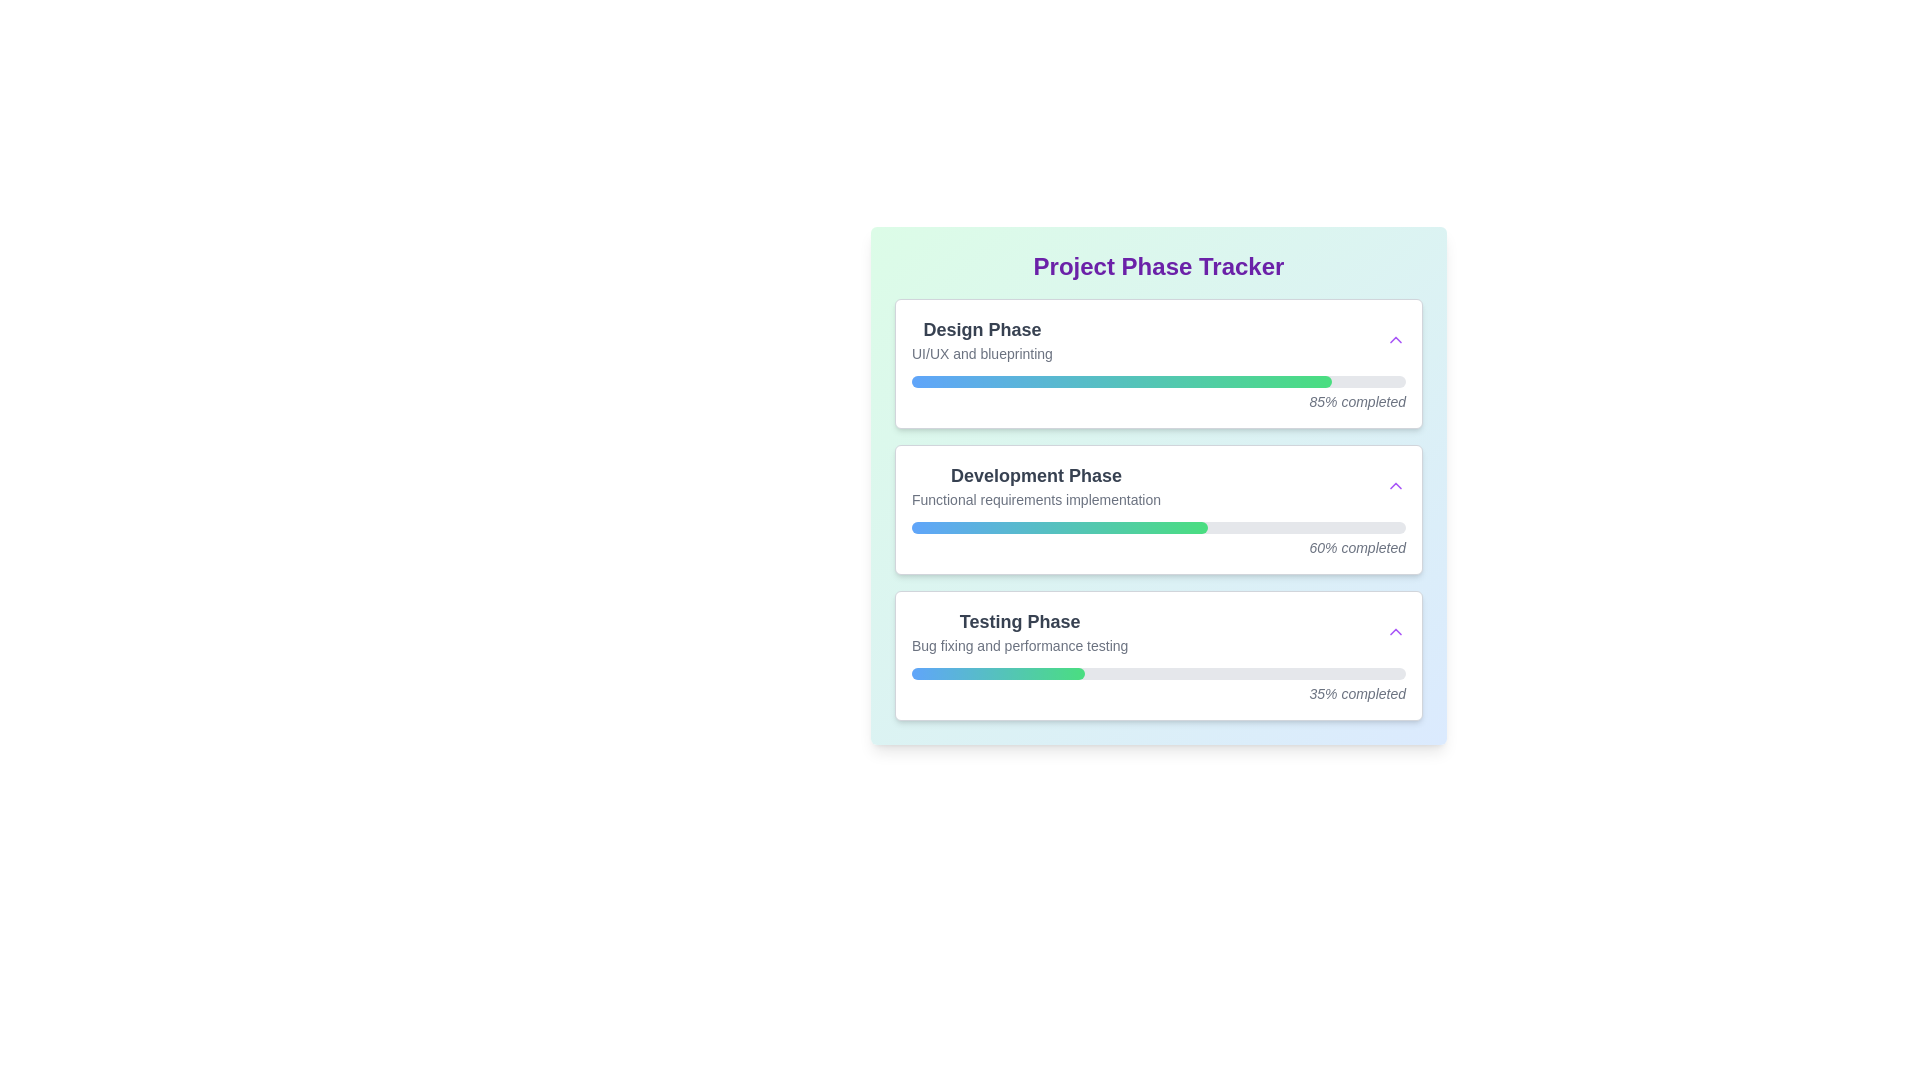 The width and height of the screenshot is (1920, 1080). Describe the element at coordinates (1020, 620) in the screenshot. I see `the main heading Text Label element displaying 'Testing Phase', which is styled in bold and larger font size, located in the section with subtitle 'Bug fixing and performance testing'` at that location.